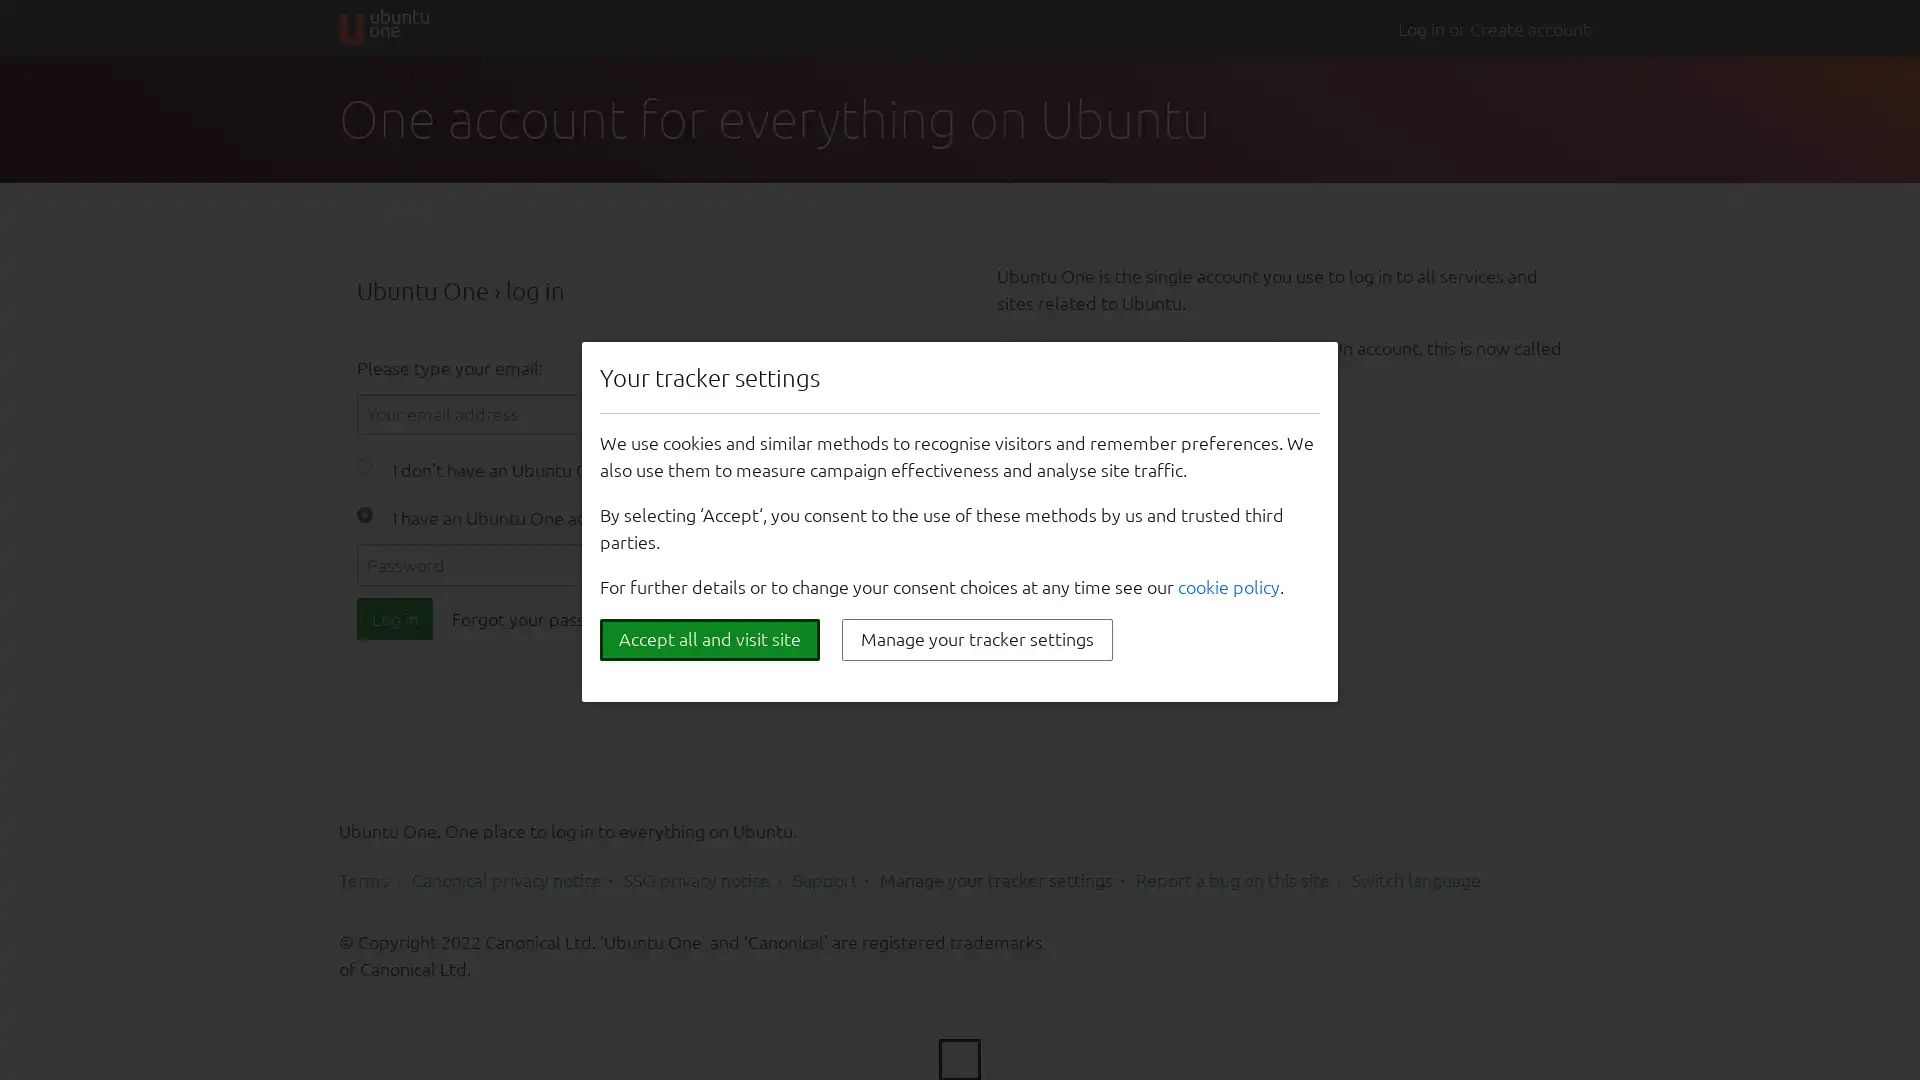 This screenshot has height=1080, width=1920. What do you see at coordinates (542, 617) in the screenshot?
I see `Forgot your password?` at bounding box center [542, 617].